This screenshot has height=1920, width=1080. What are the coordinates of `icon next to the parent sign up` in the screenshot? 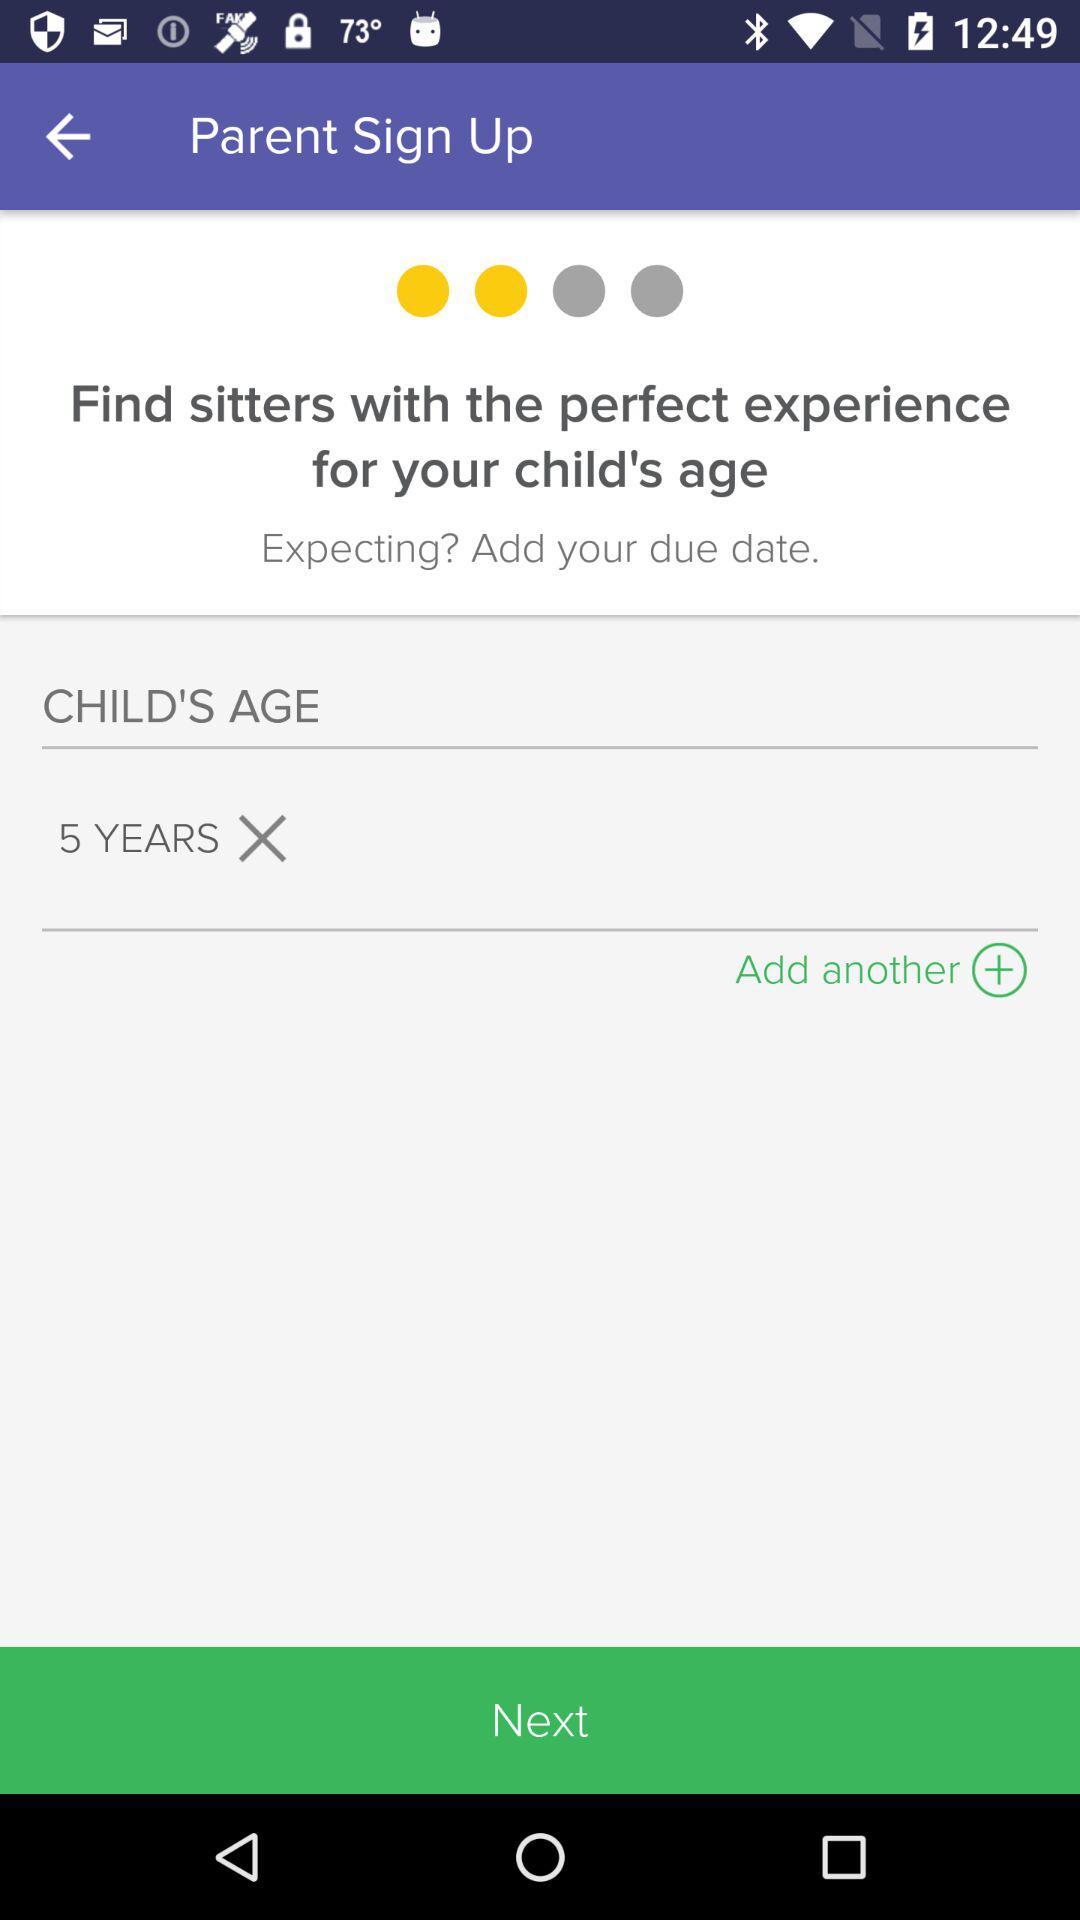 It's located at (72, 135).